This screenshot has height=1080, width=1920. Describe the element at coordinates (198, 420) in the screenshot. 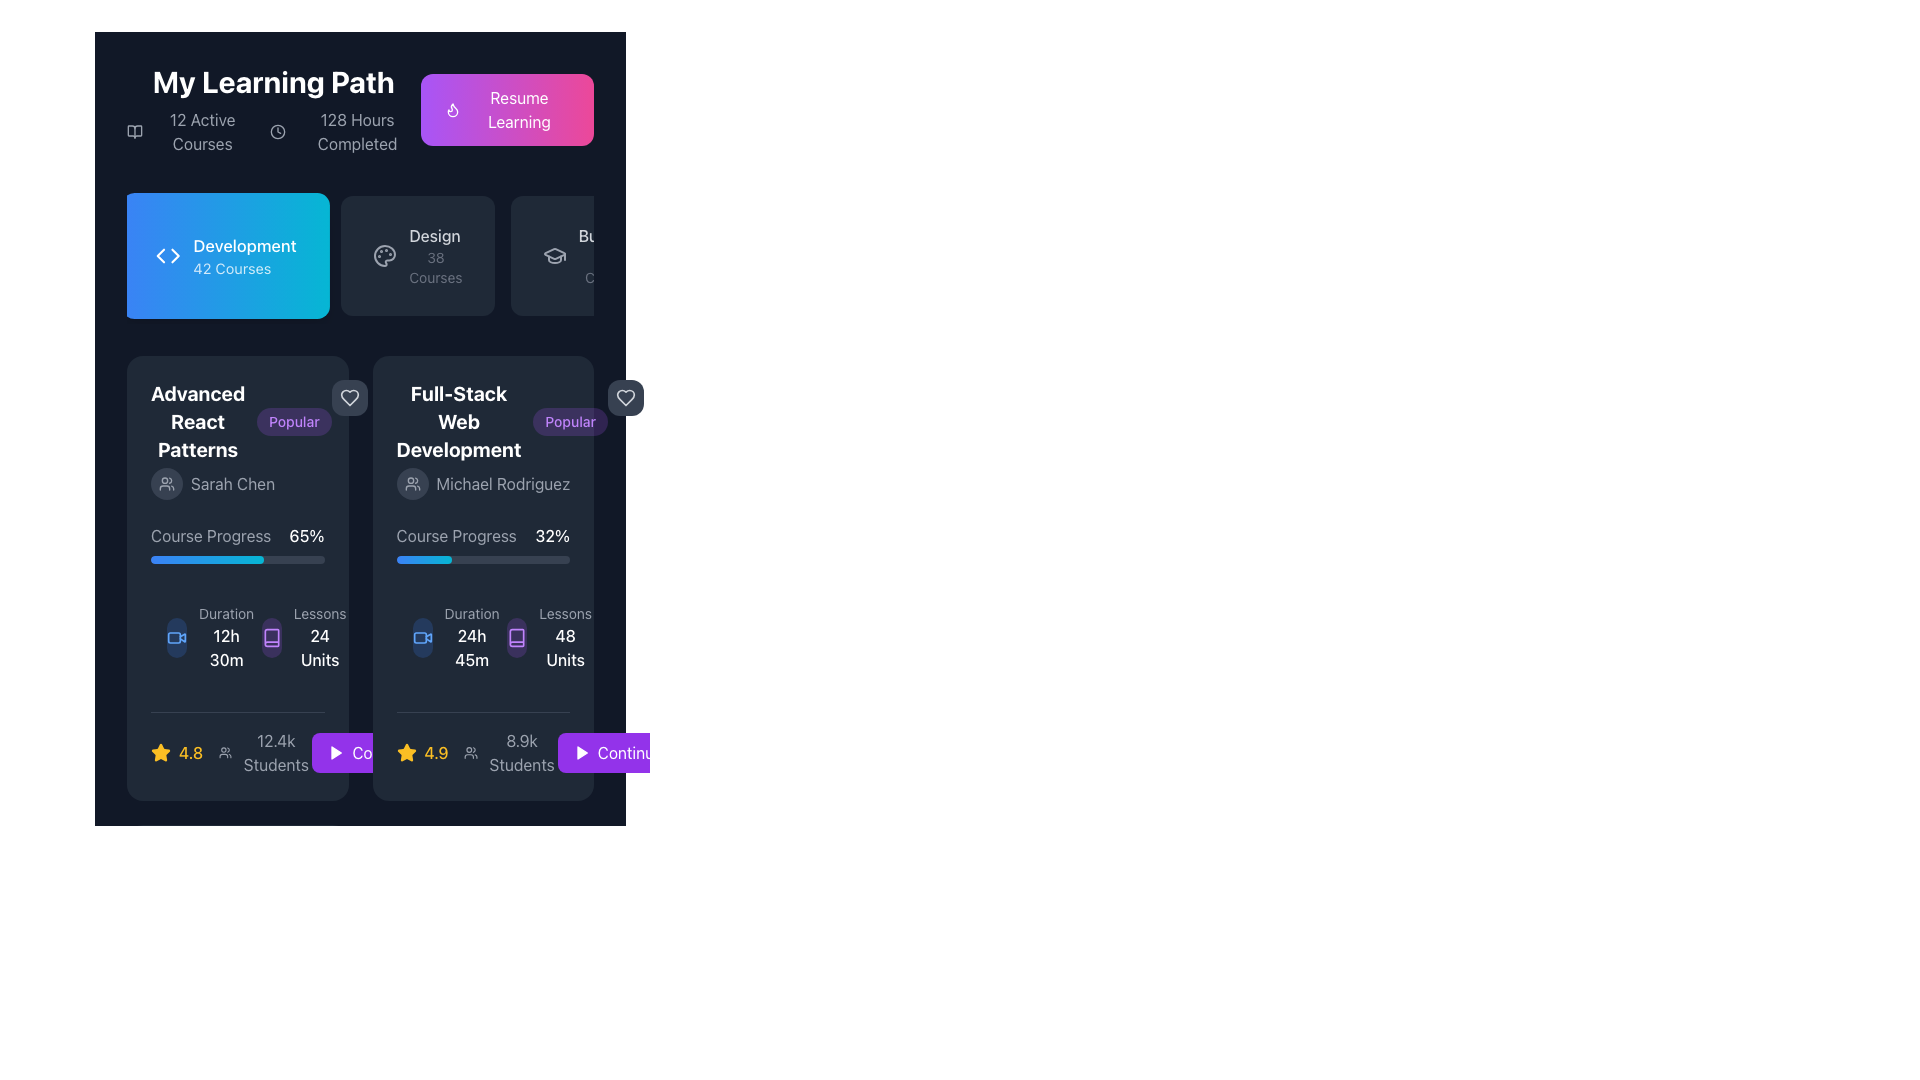

I see `the text block titled 'Advanced React Patterns', which is prominently displayed in white text at the top section of the course card` at that location.